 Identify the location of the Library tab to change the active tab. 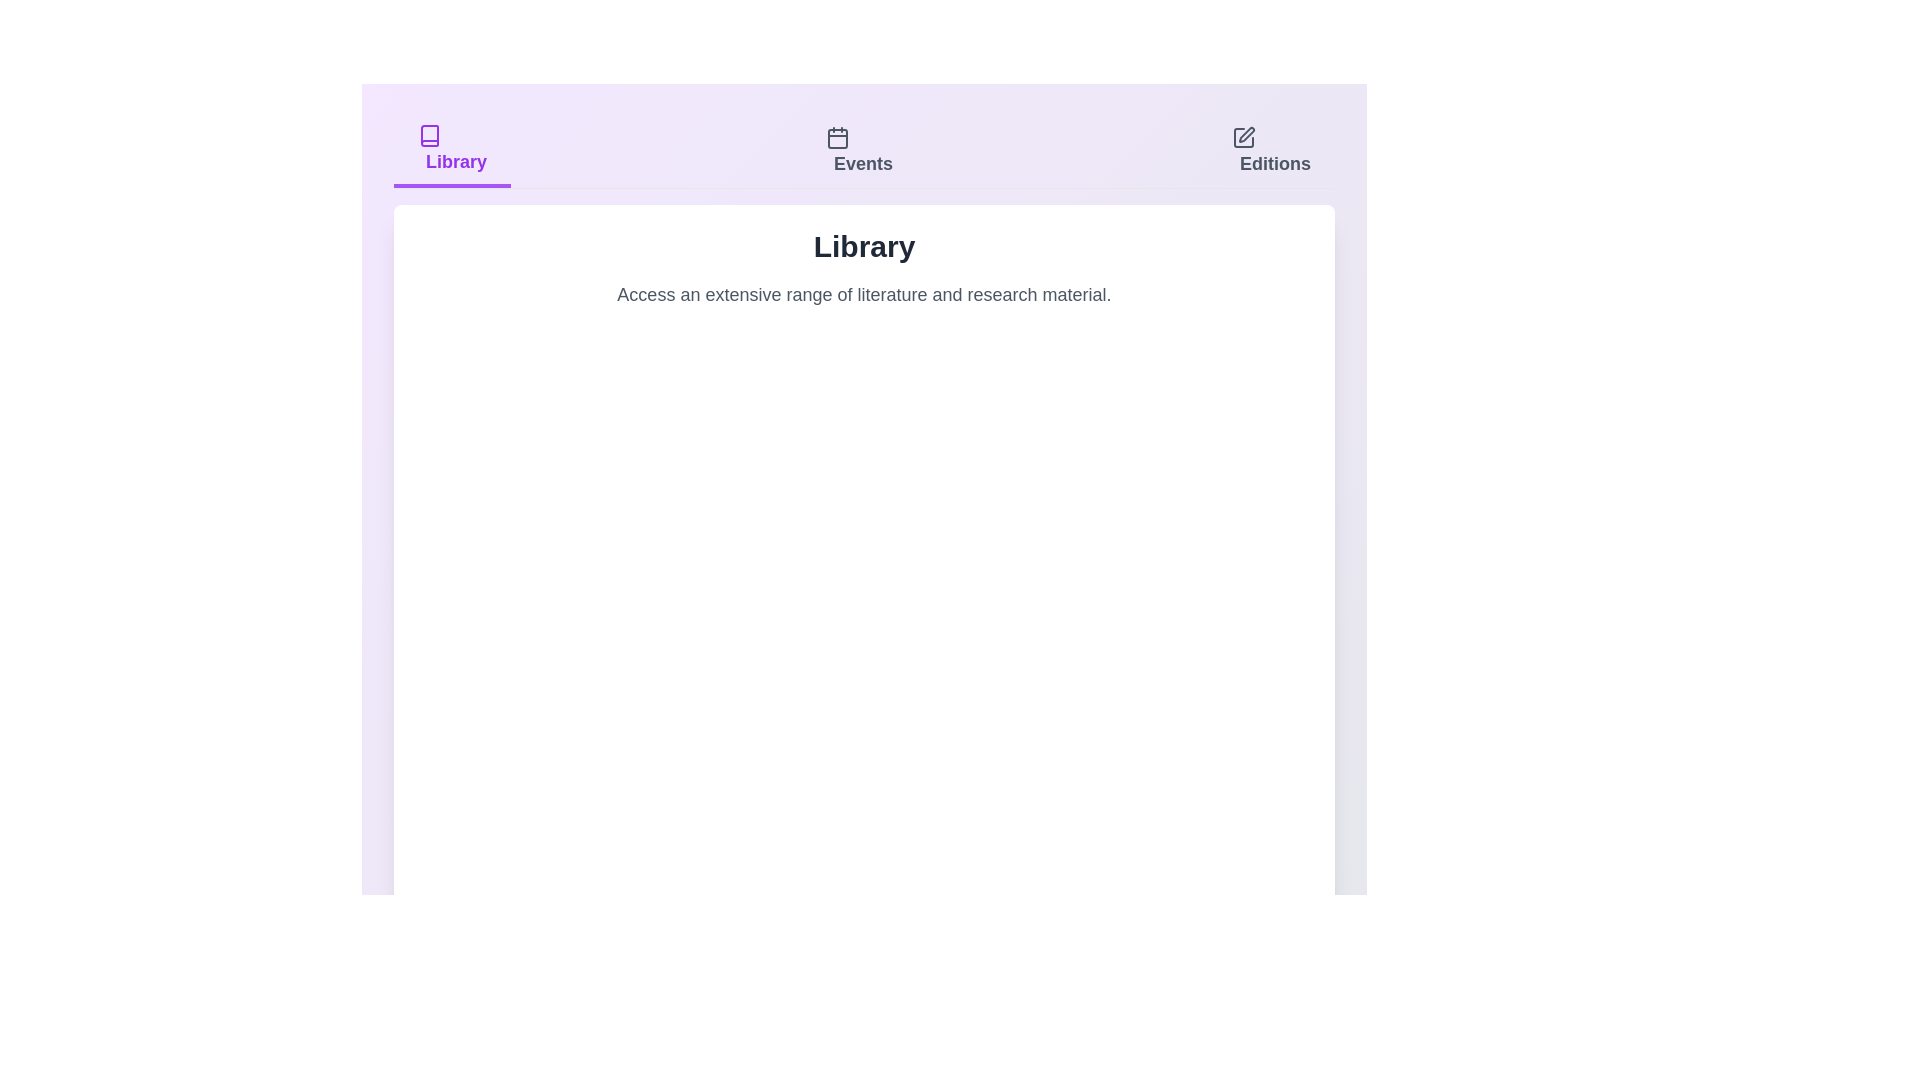
(450, 150).